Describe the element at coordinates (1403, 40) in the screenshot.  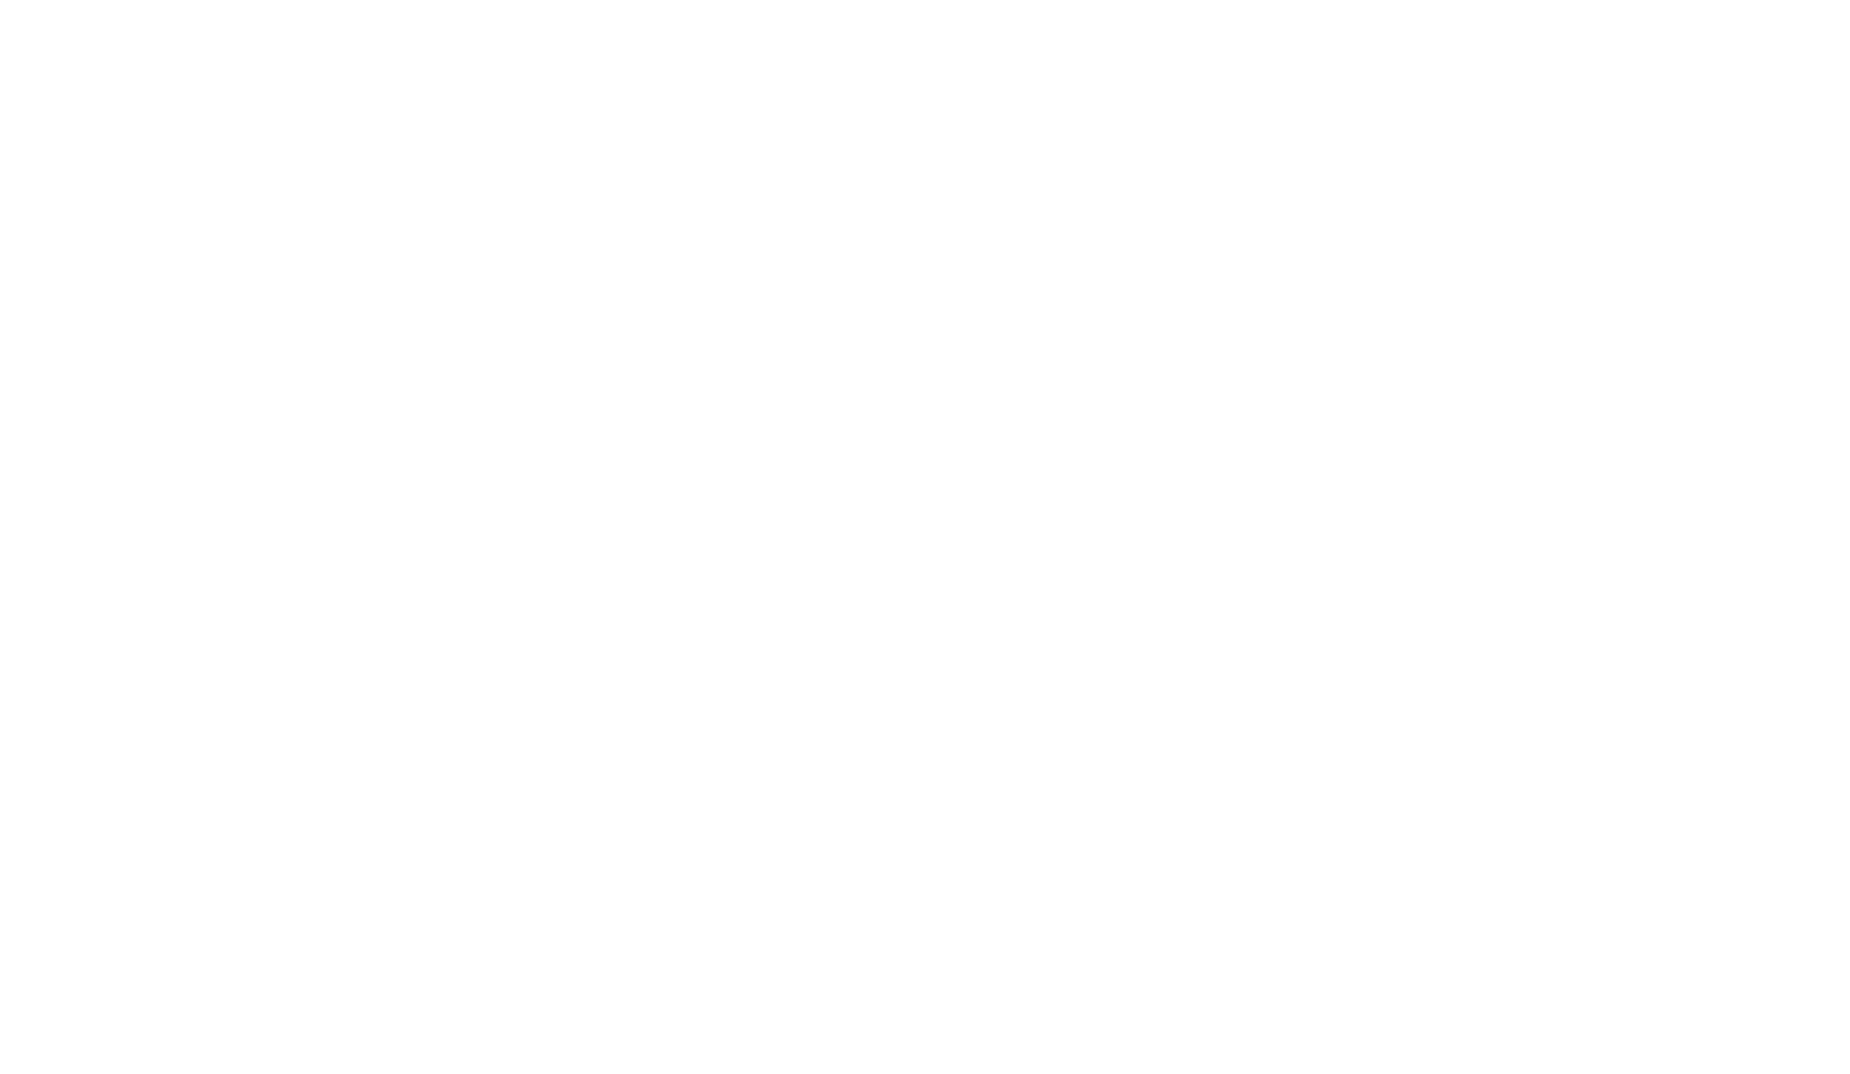
I see `'Spotted par Lisa'` at that location.